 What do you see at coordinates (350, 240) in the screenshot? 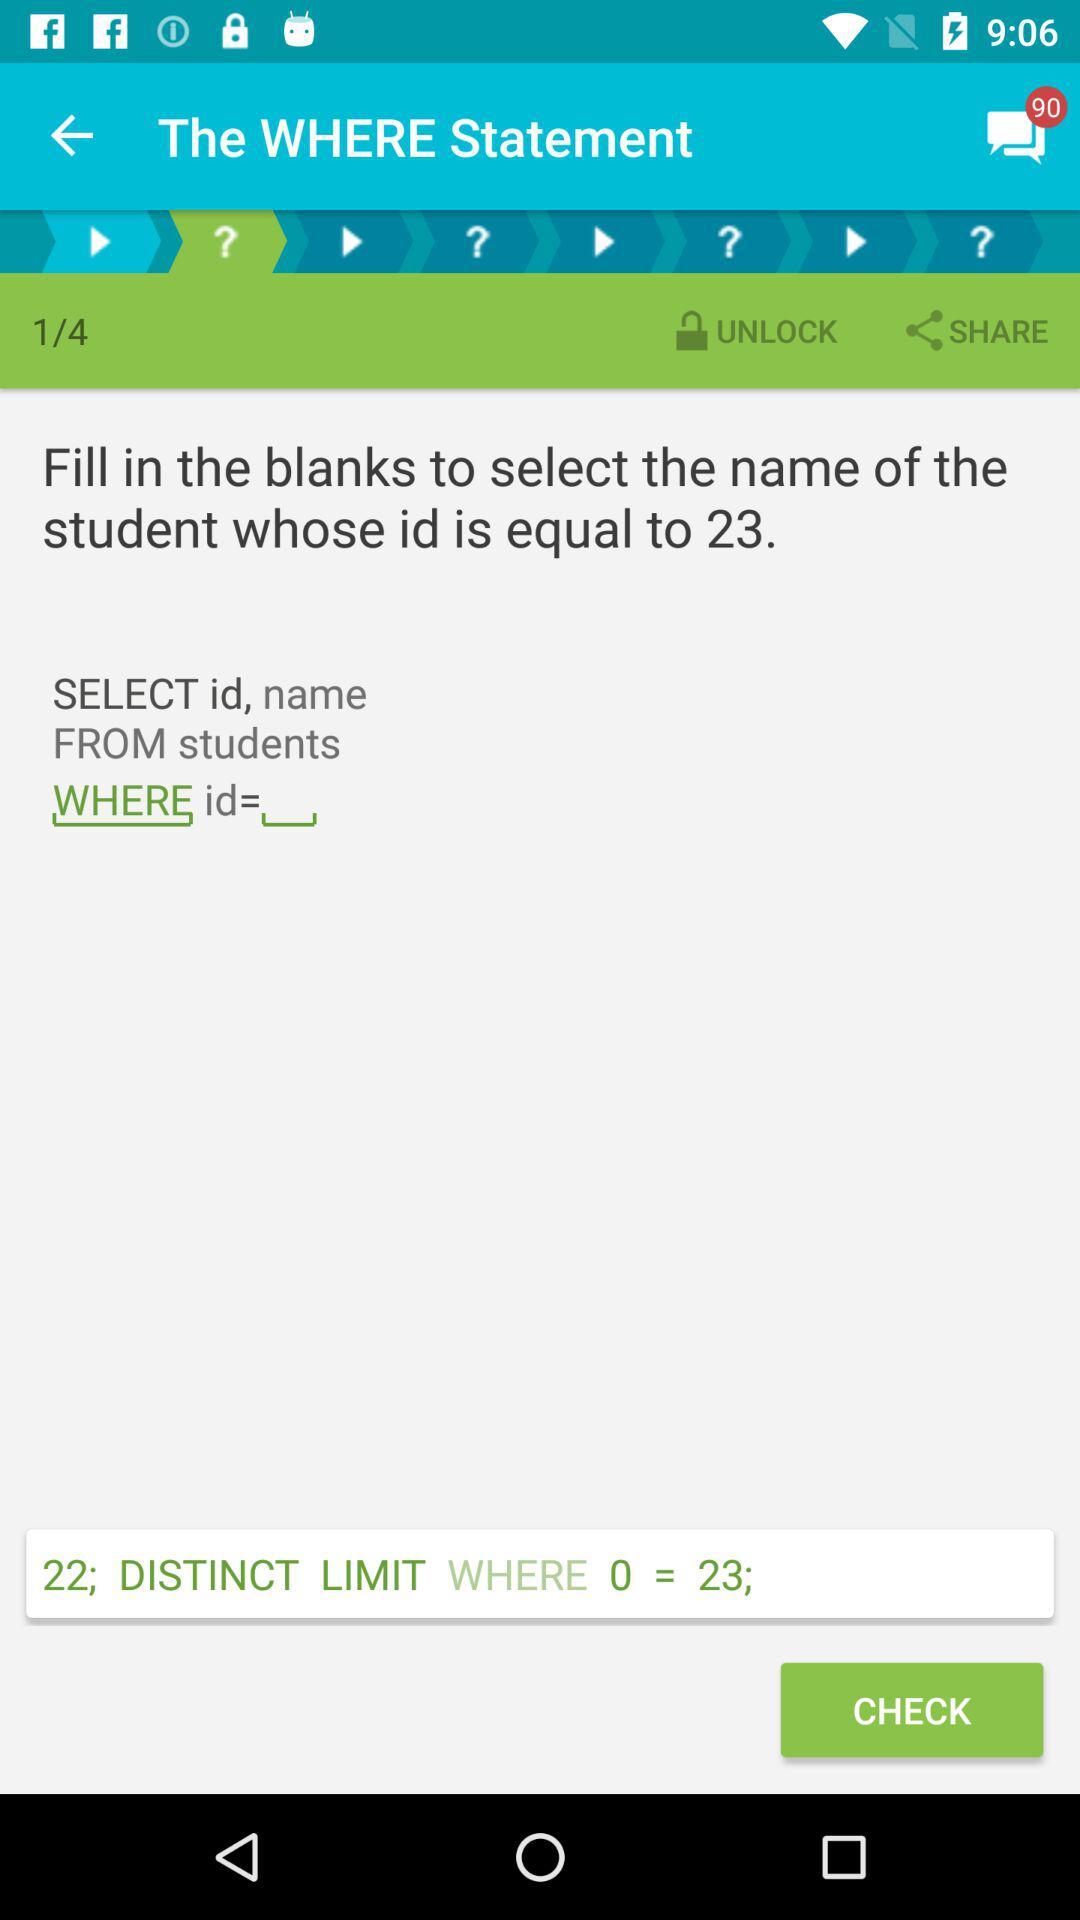
I see `he can activate the simple voice command` at bounding box center [350, 240].